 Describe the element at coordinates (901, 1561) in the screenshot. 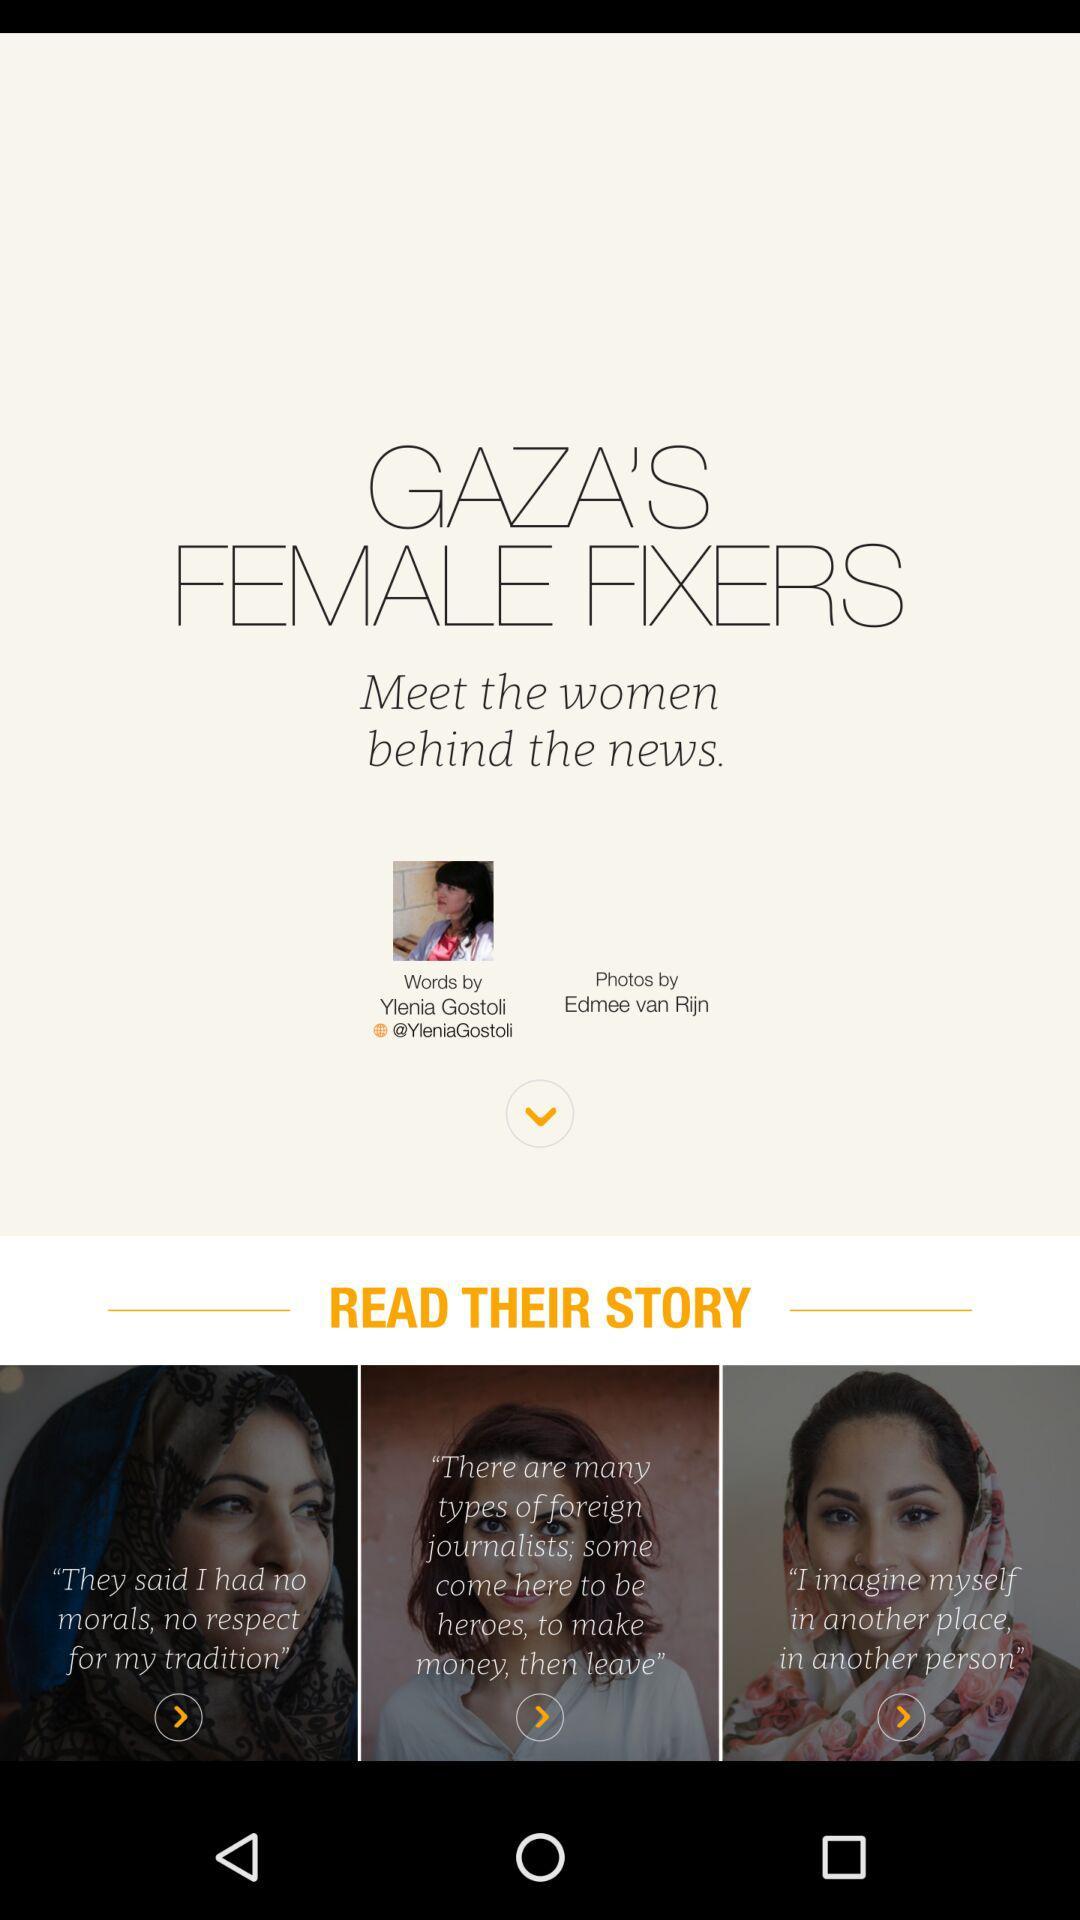

I see `drill down into story tile` at that location.